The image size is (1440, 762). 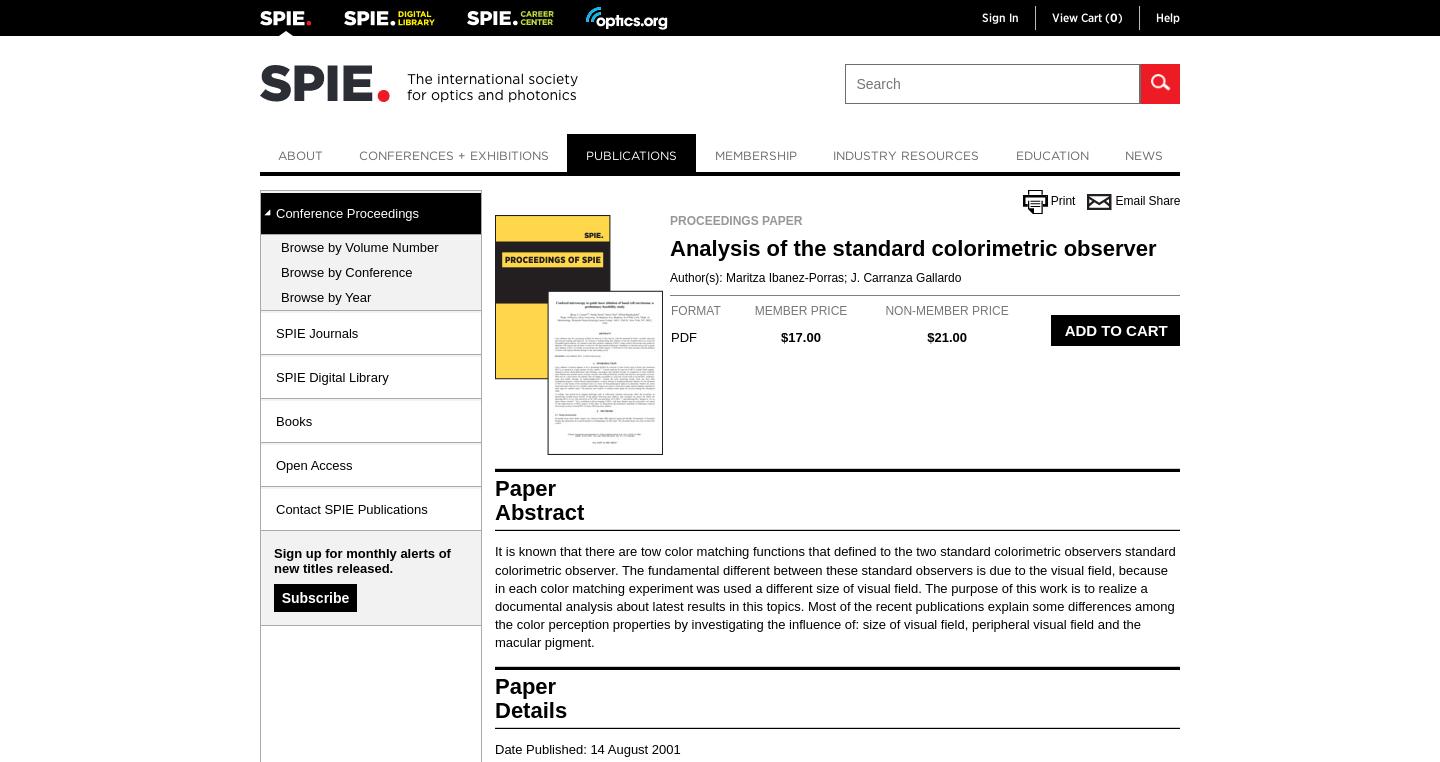 What do you see at coordinates (332, 377) in the screenshot?
I see `'SPIE Digital Library'` at bounding box center [332, 377].